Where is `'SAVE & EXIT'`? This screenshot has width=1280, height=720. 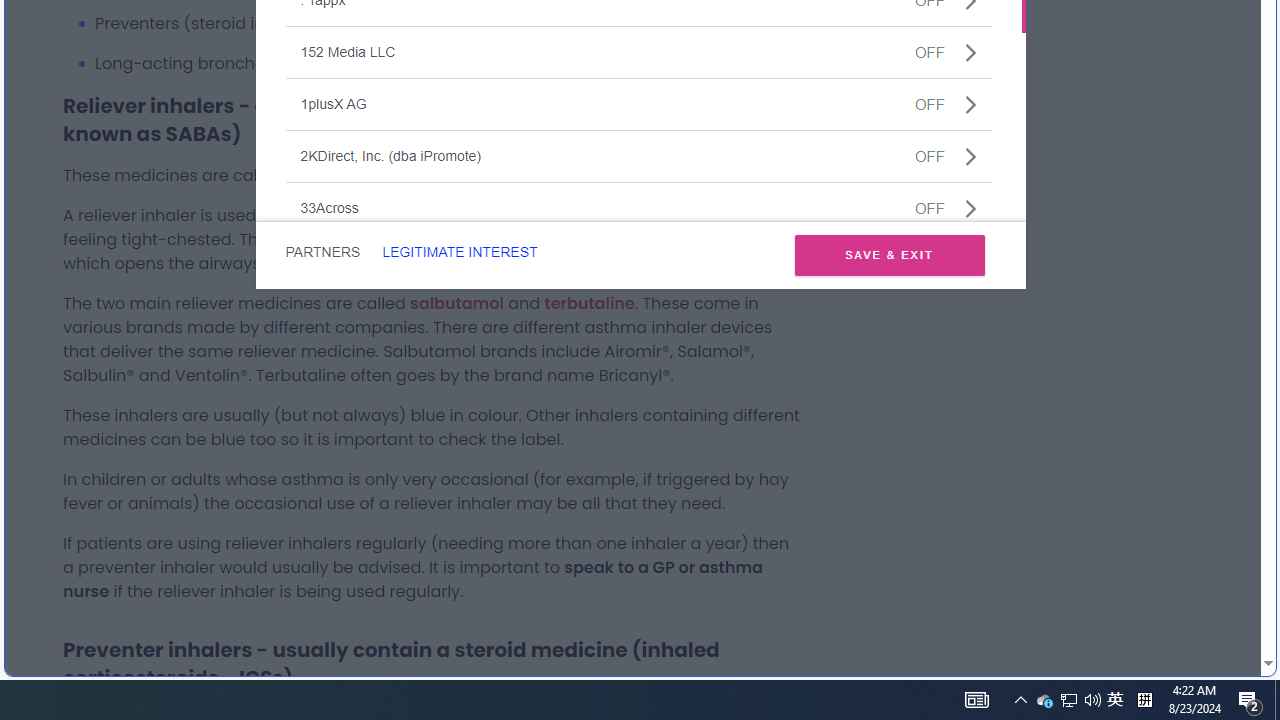
'SAVE & EXIT' is located at coordinates (888, 254).